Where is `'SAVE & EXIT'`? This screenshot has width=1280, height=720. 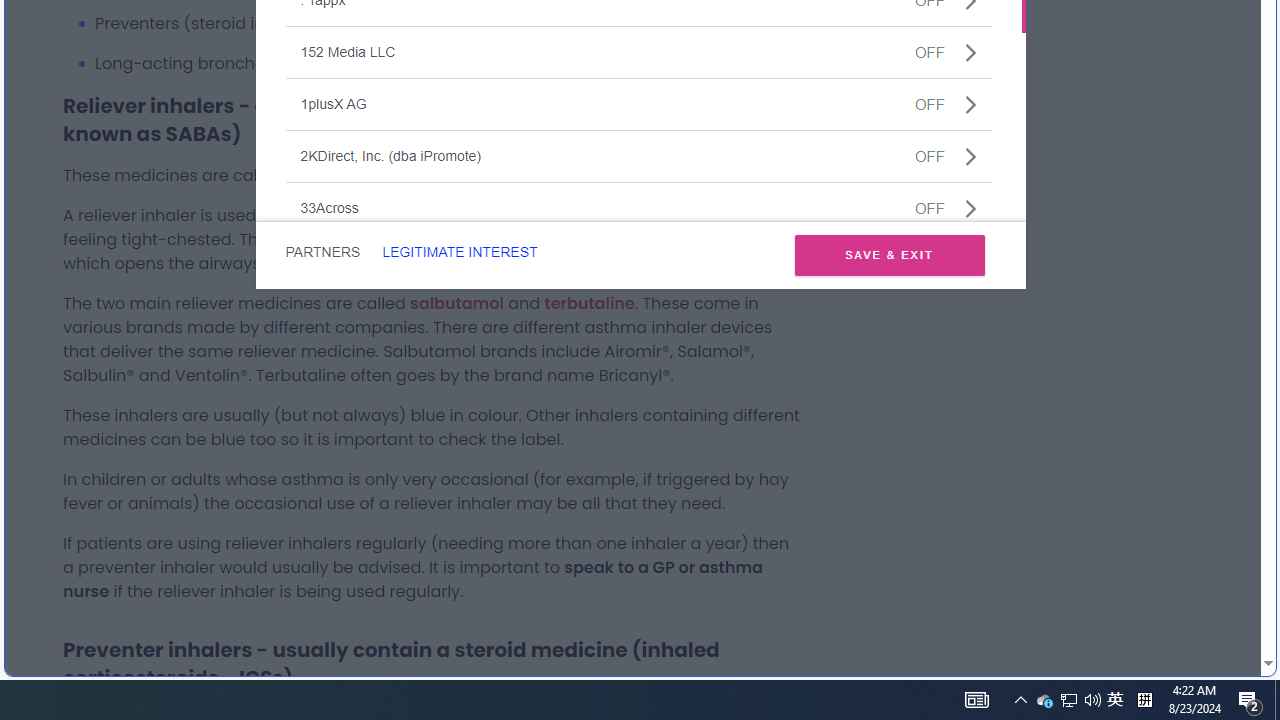
'SAVE & EXIT' is located at coordinates (888, 254).